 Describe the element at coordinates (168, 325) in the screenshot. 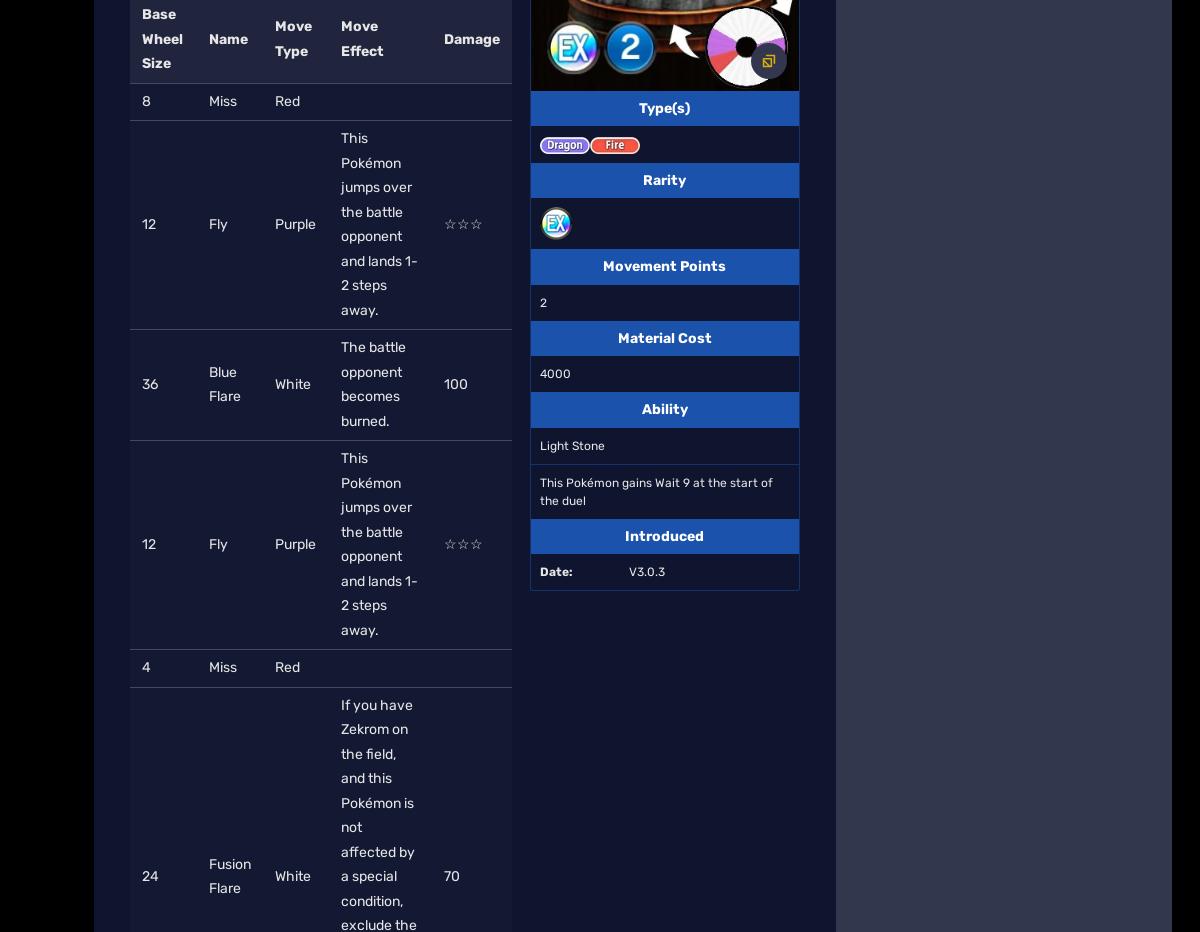

I see `'Muthead'` at that location.